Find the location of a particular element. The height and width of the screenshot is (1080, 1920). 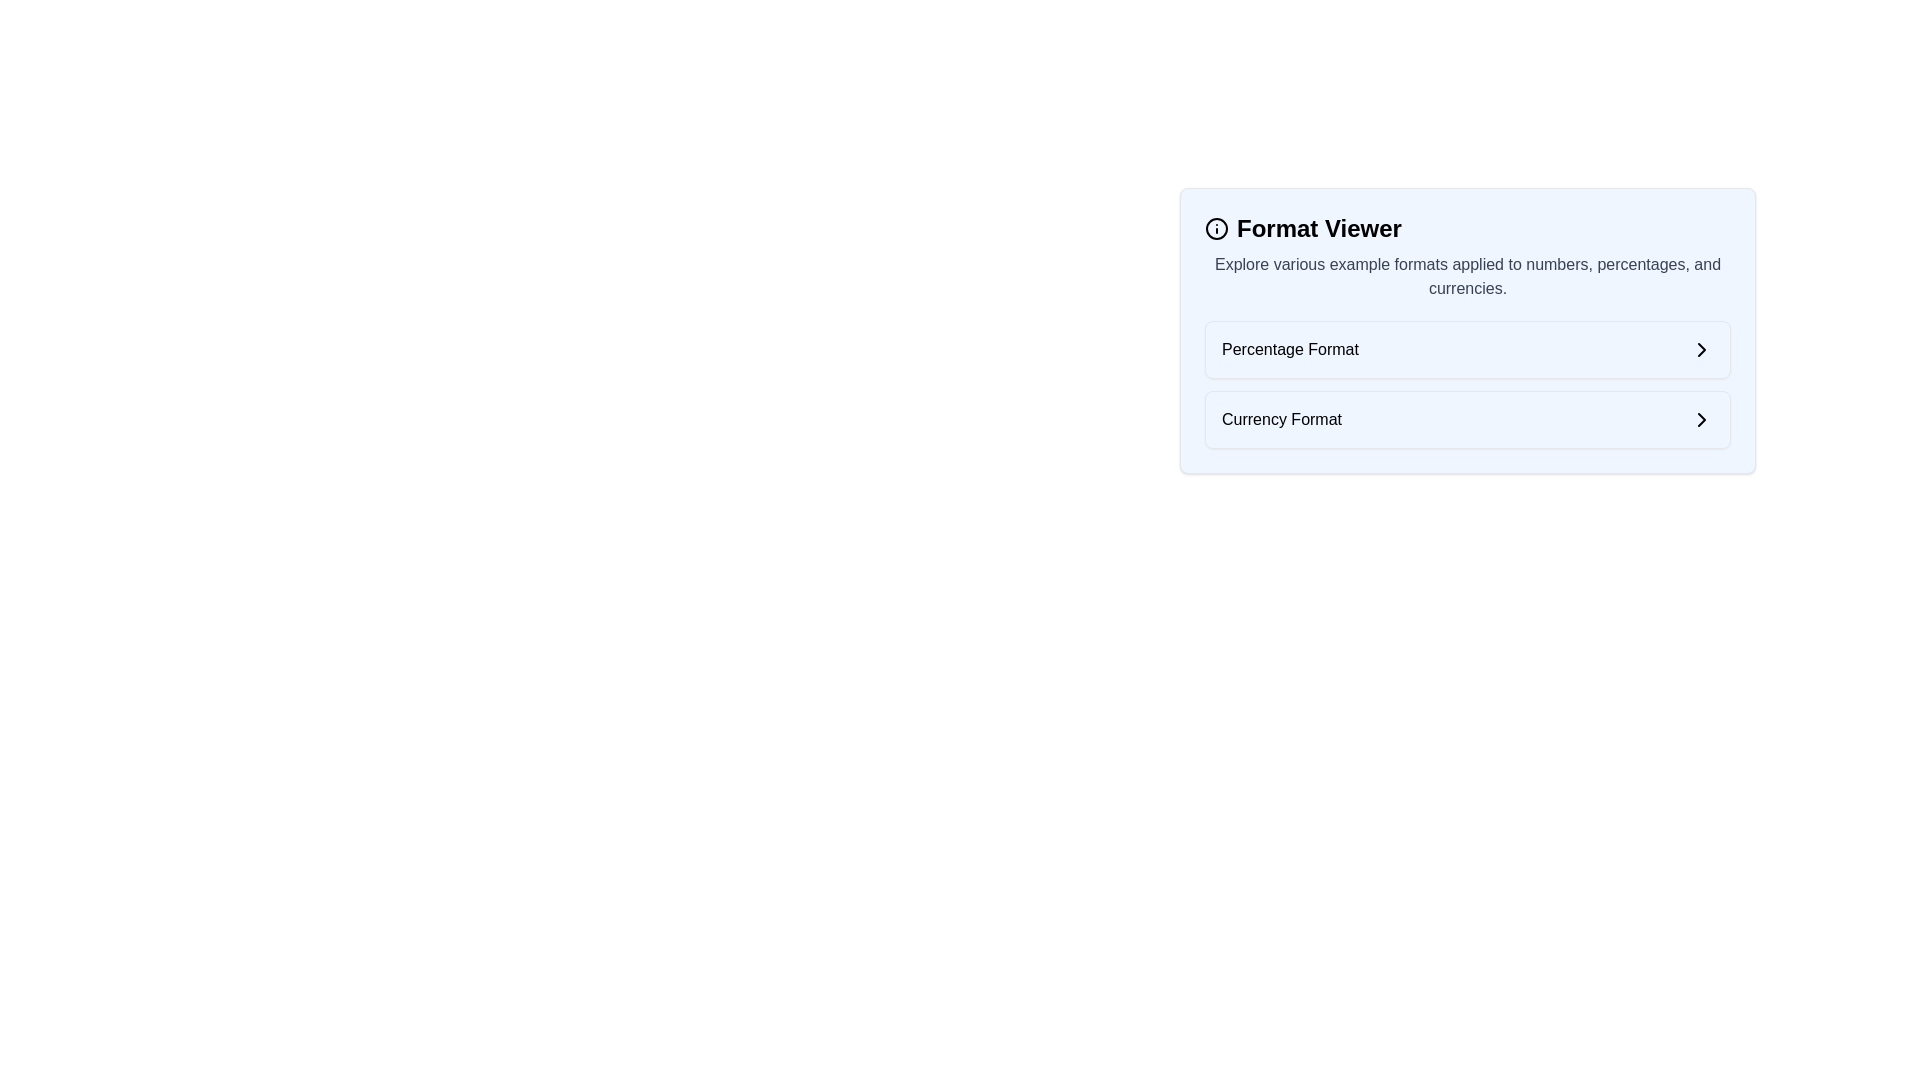

the chevron icon located on the right side of the 'Currency Format' row is located at coordinates (1701, 419).